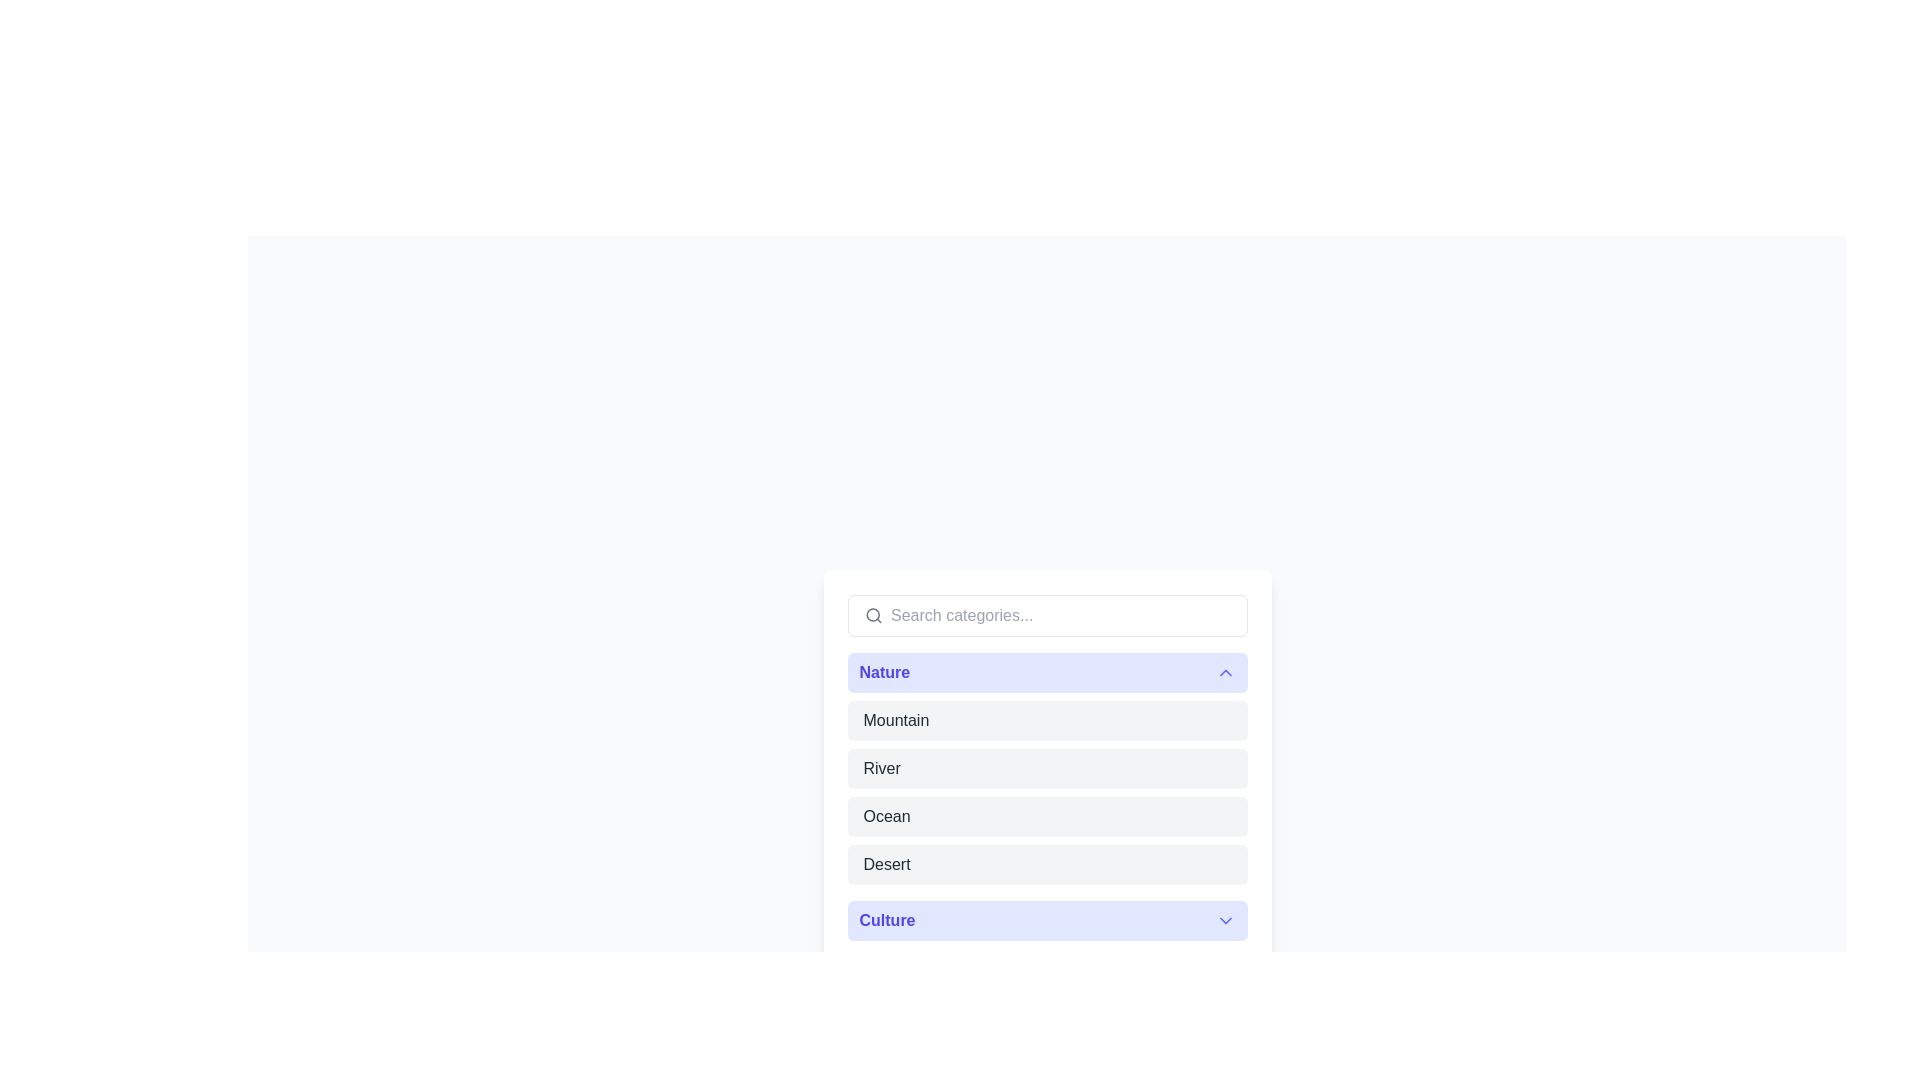 This screenshot has height=1080, width=1920. Describe the element at coordinates (1224, 921) in the screenshot. I see `the downward-facing indigo chevron icon located to the right of the 'Culture' label` at that location.